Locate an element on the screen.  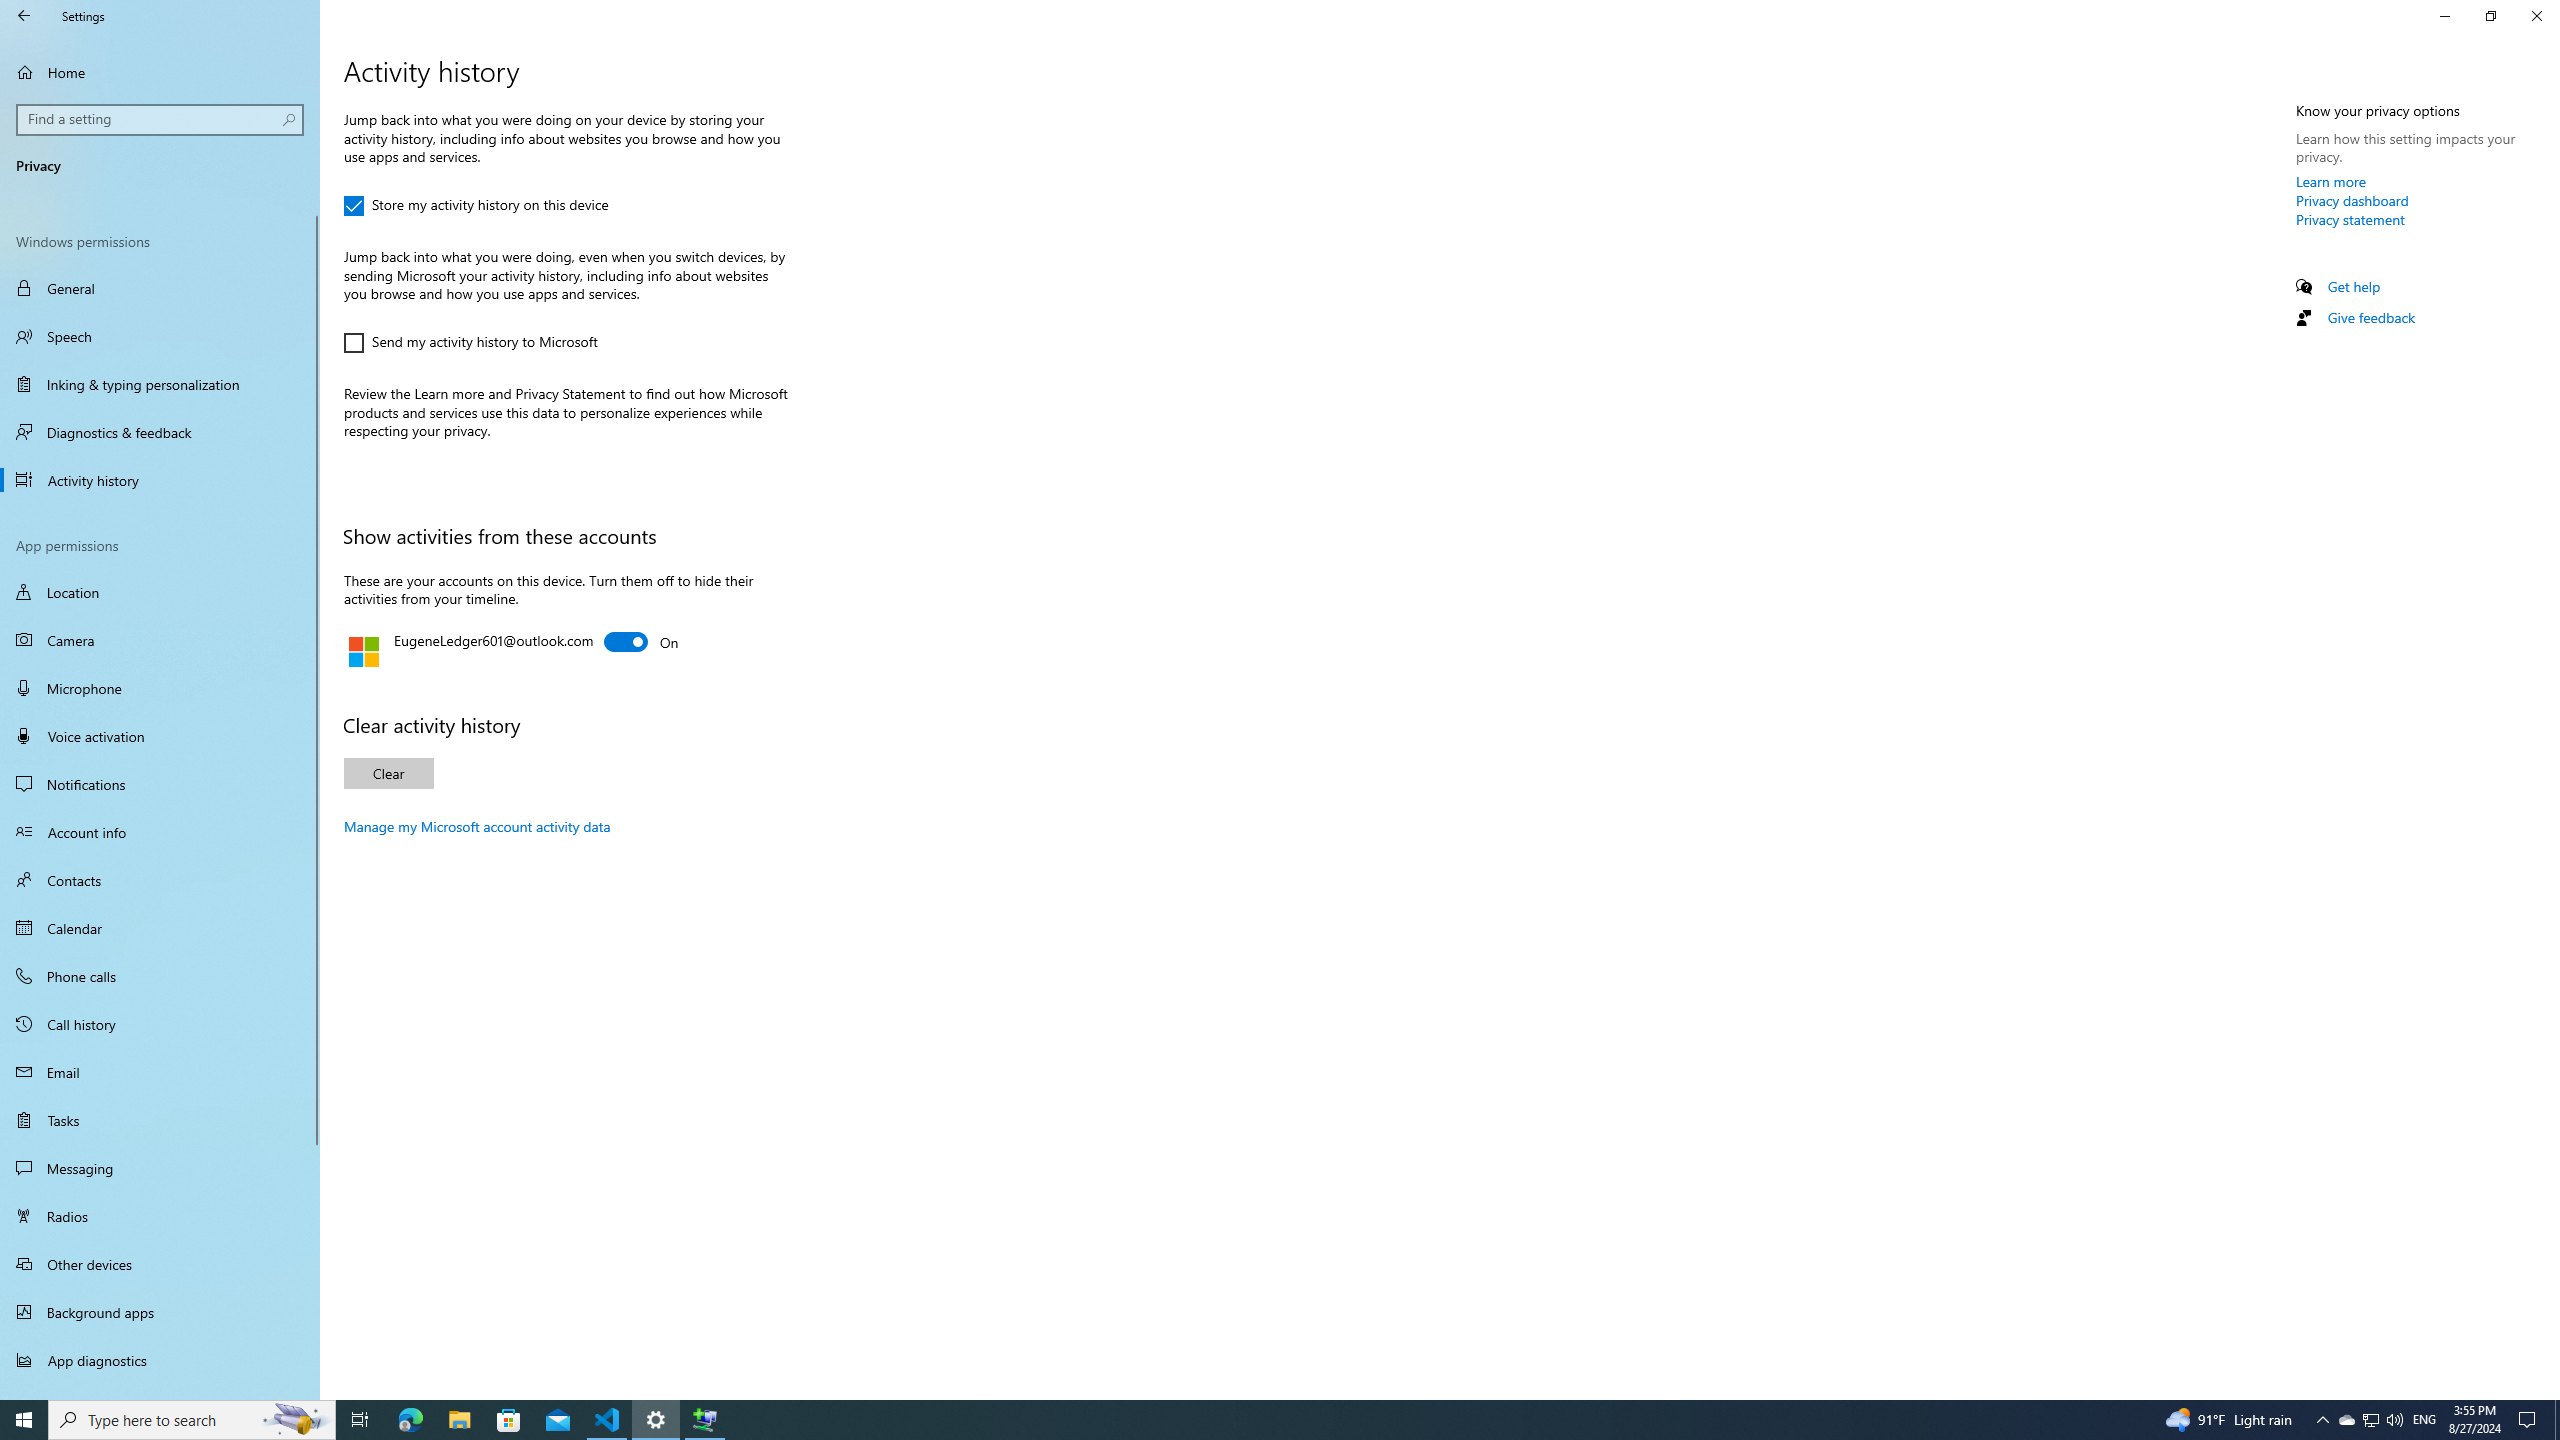
'Calendar' is located at coordinates (159, 927).